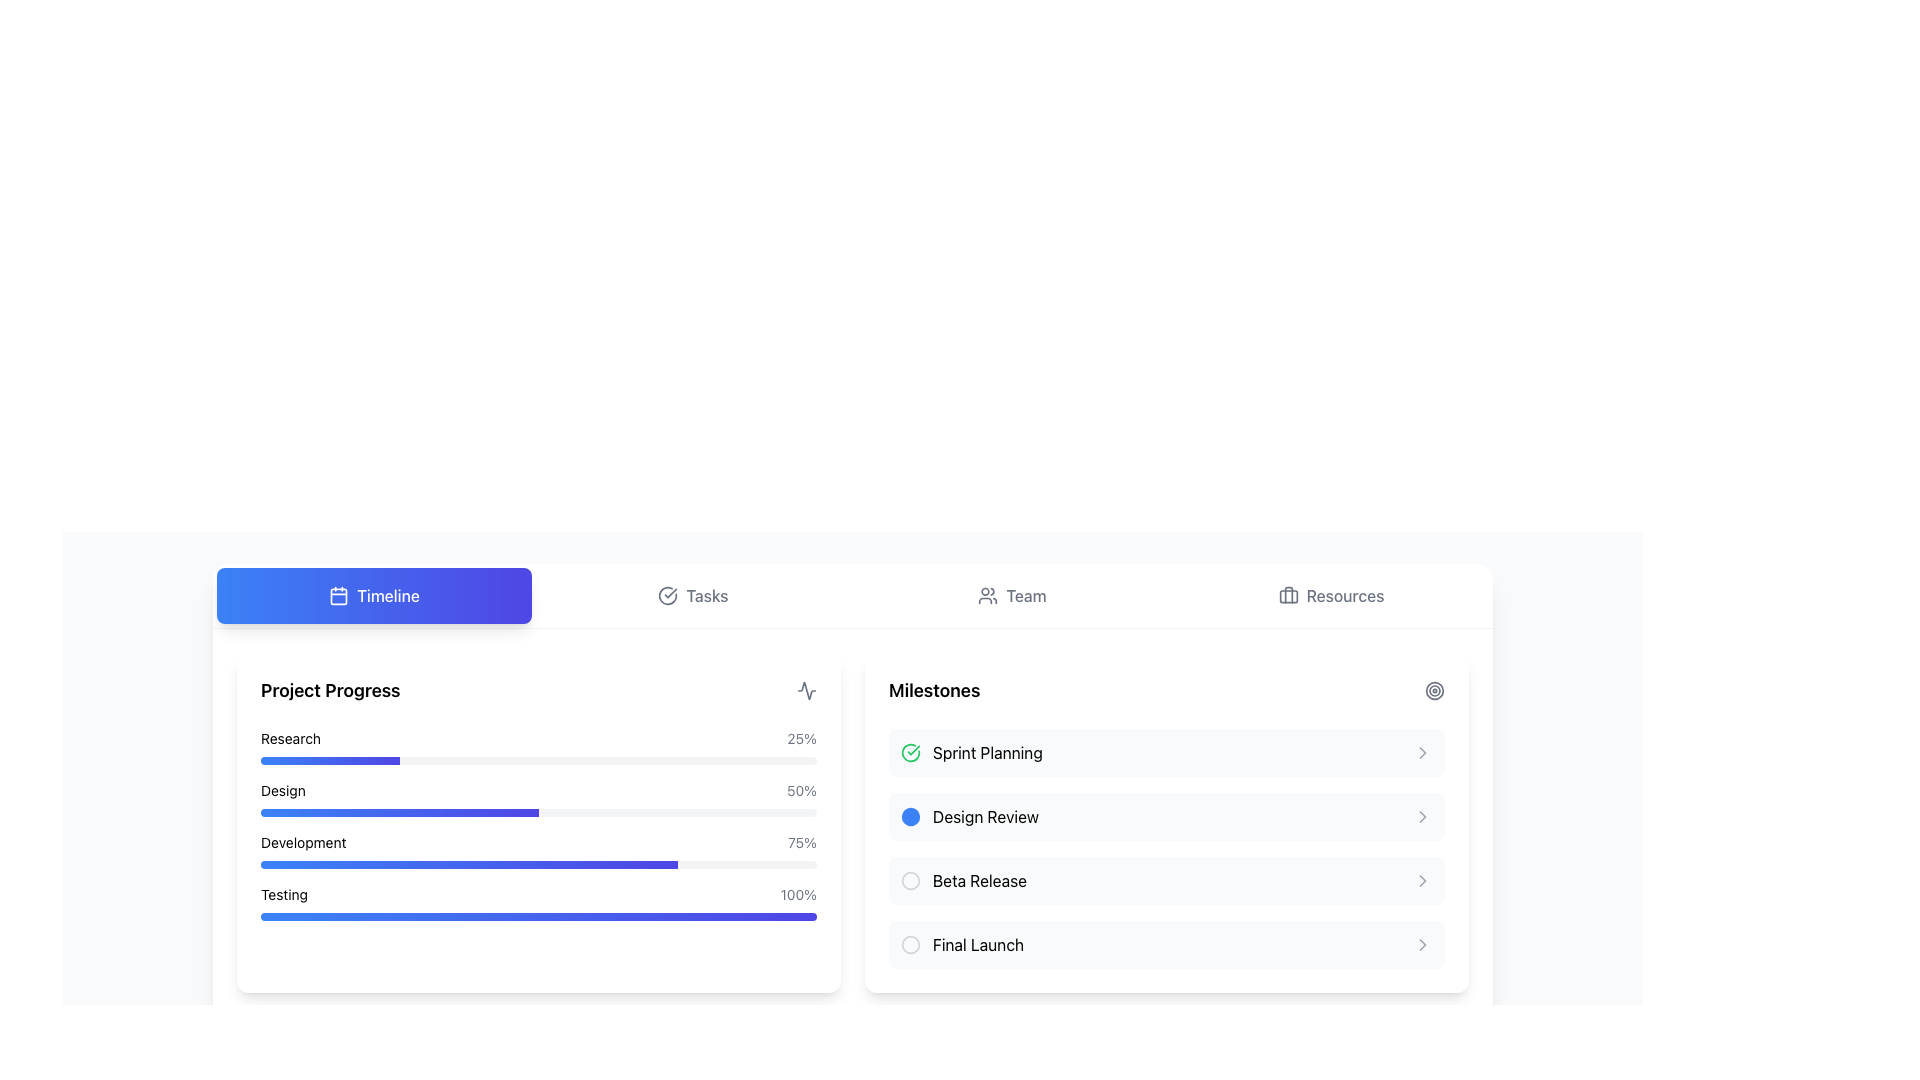  What do you see at coordinates (538, 760) in the screenshot?
I see `the progress visually on the 'Research' progress bar located in the 'Project Progress' section of the left panel below the 'Timeline' tab, which shows 25% completion` at bounding box center [538, 760].